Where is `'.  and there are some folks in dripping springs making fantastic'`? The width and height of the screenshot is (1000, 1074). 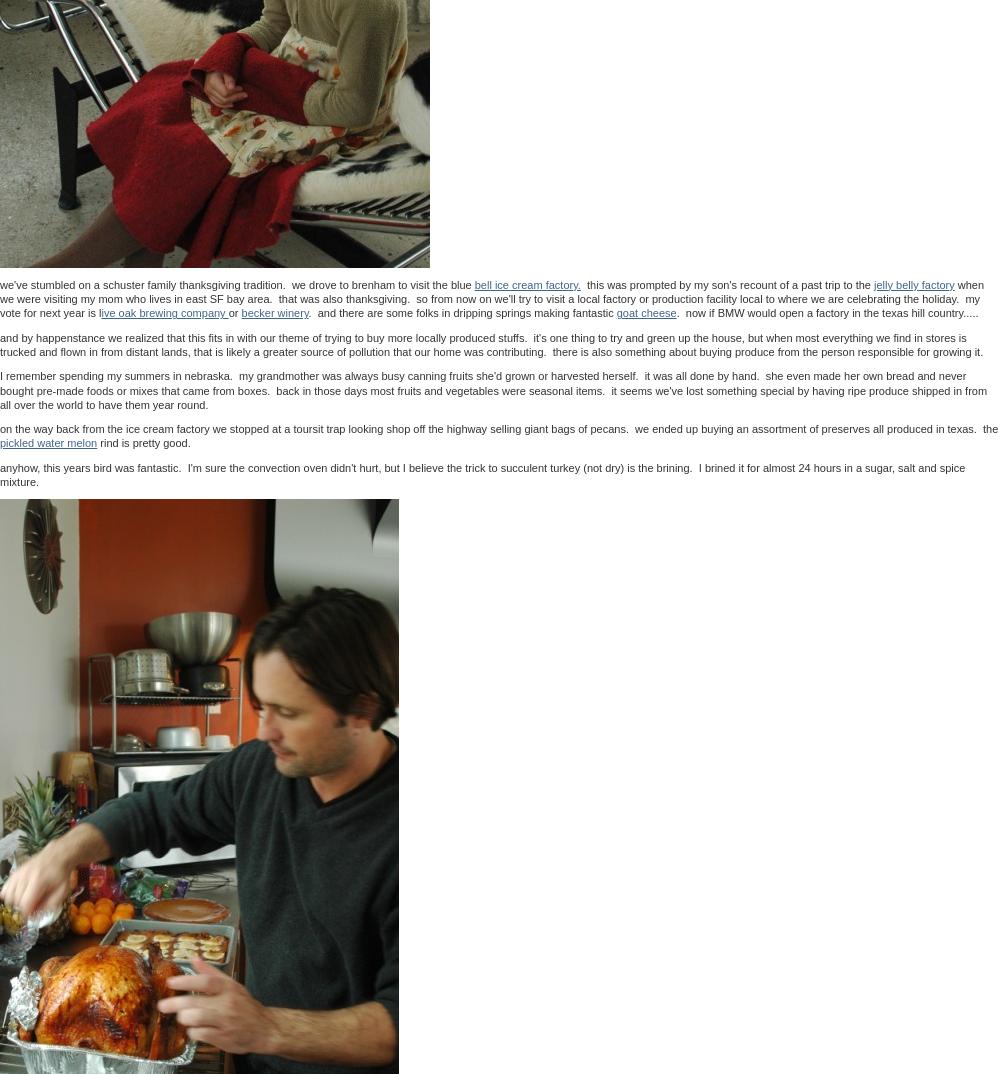 '.  and there are some folks in dripping springs making fantastic' is located at coordinates (461, 312).